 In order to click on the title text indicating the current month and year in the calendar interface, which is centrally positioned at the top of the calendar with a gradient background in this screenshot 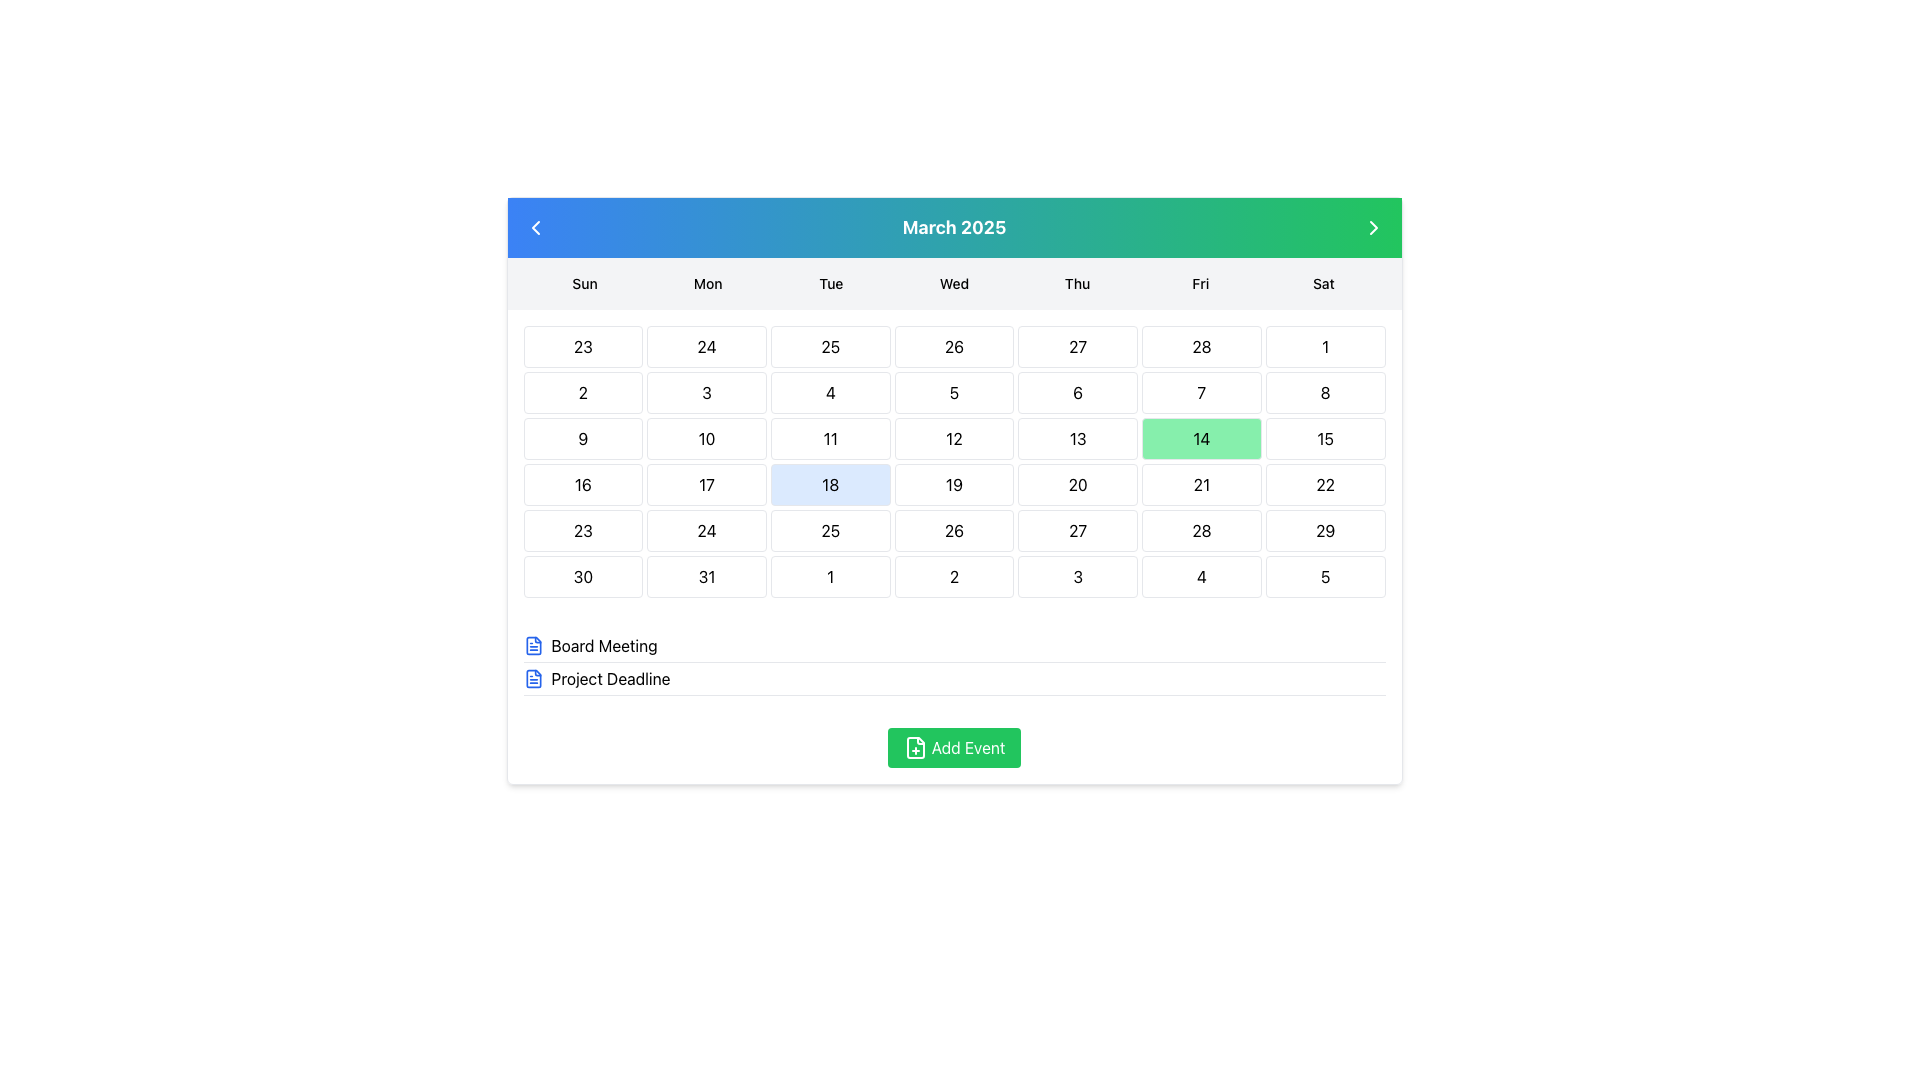, I will do `click(953, 226)`.